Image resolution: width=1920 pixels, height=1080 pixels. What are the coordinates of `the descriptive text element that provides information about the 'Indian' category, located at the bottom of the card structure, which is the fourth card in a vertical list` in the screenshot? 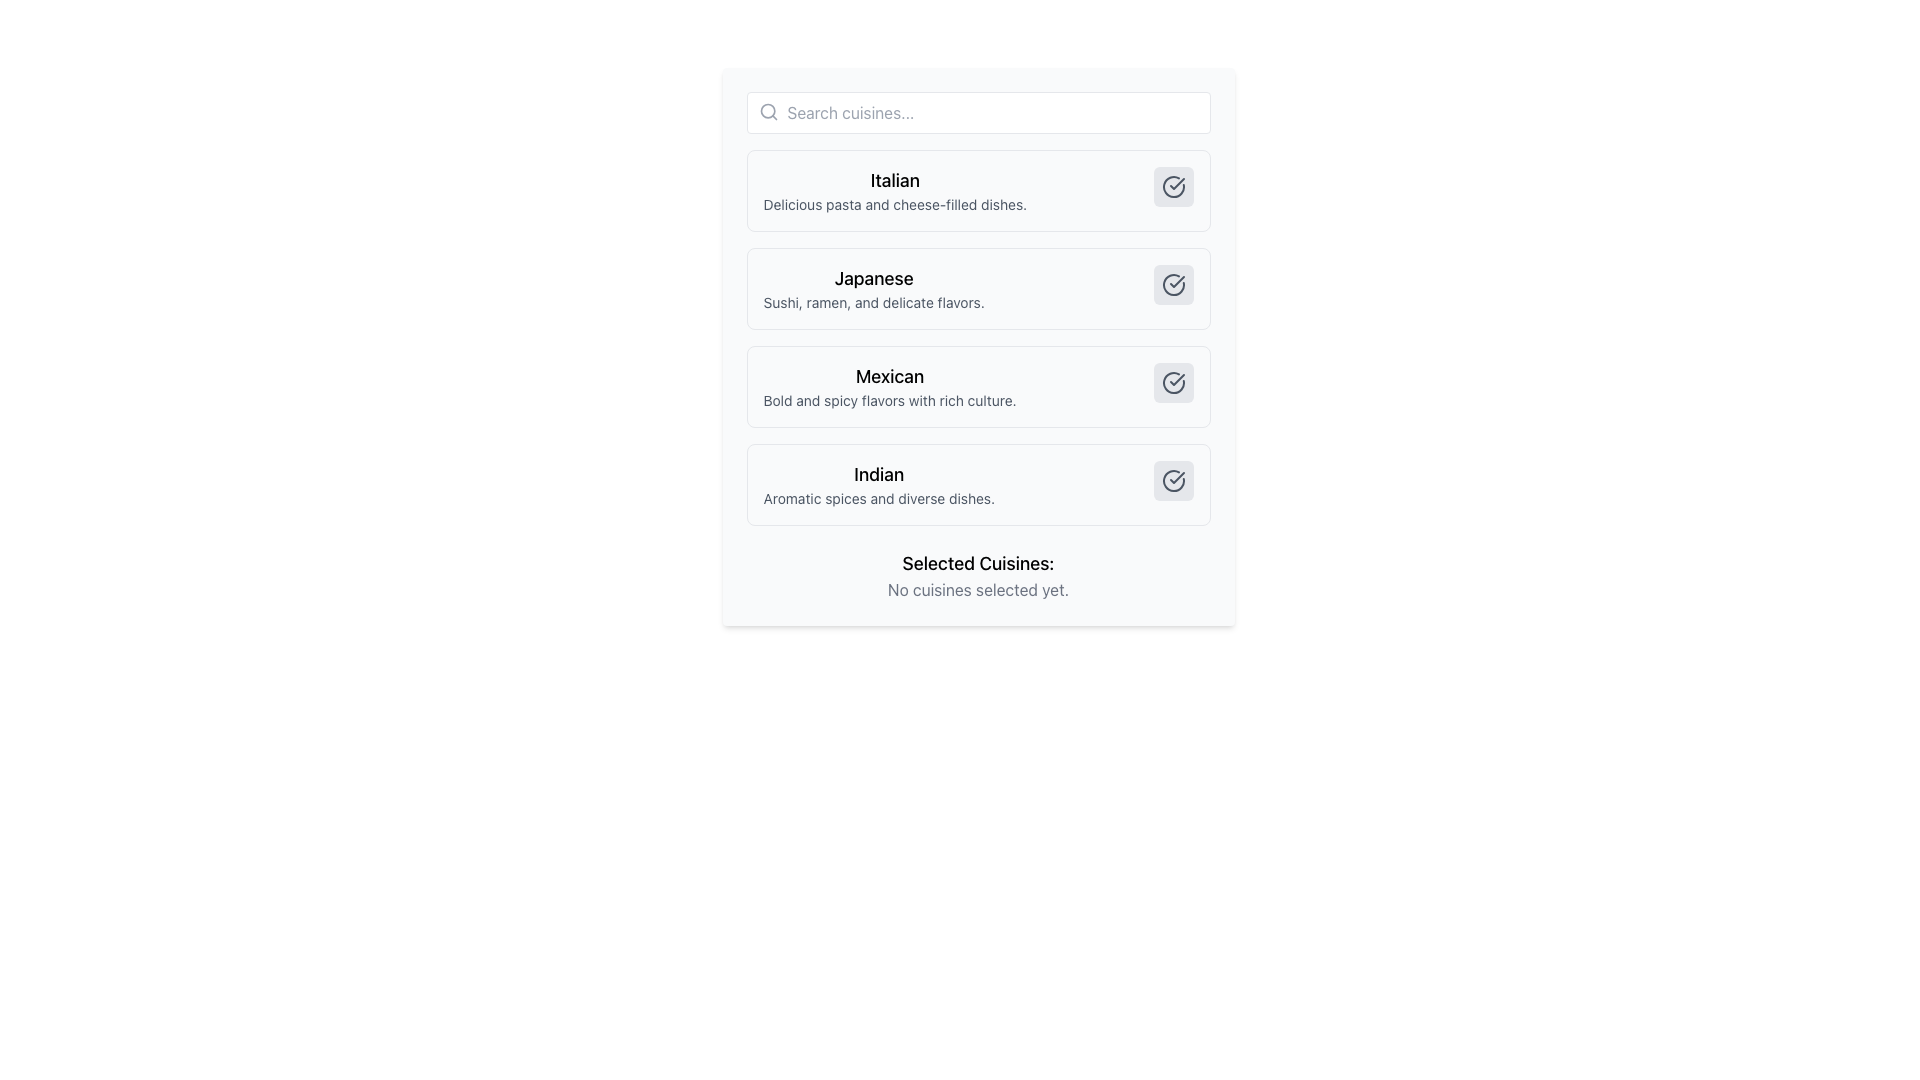 It's located at (879, 497).